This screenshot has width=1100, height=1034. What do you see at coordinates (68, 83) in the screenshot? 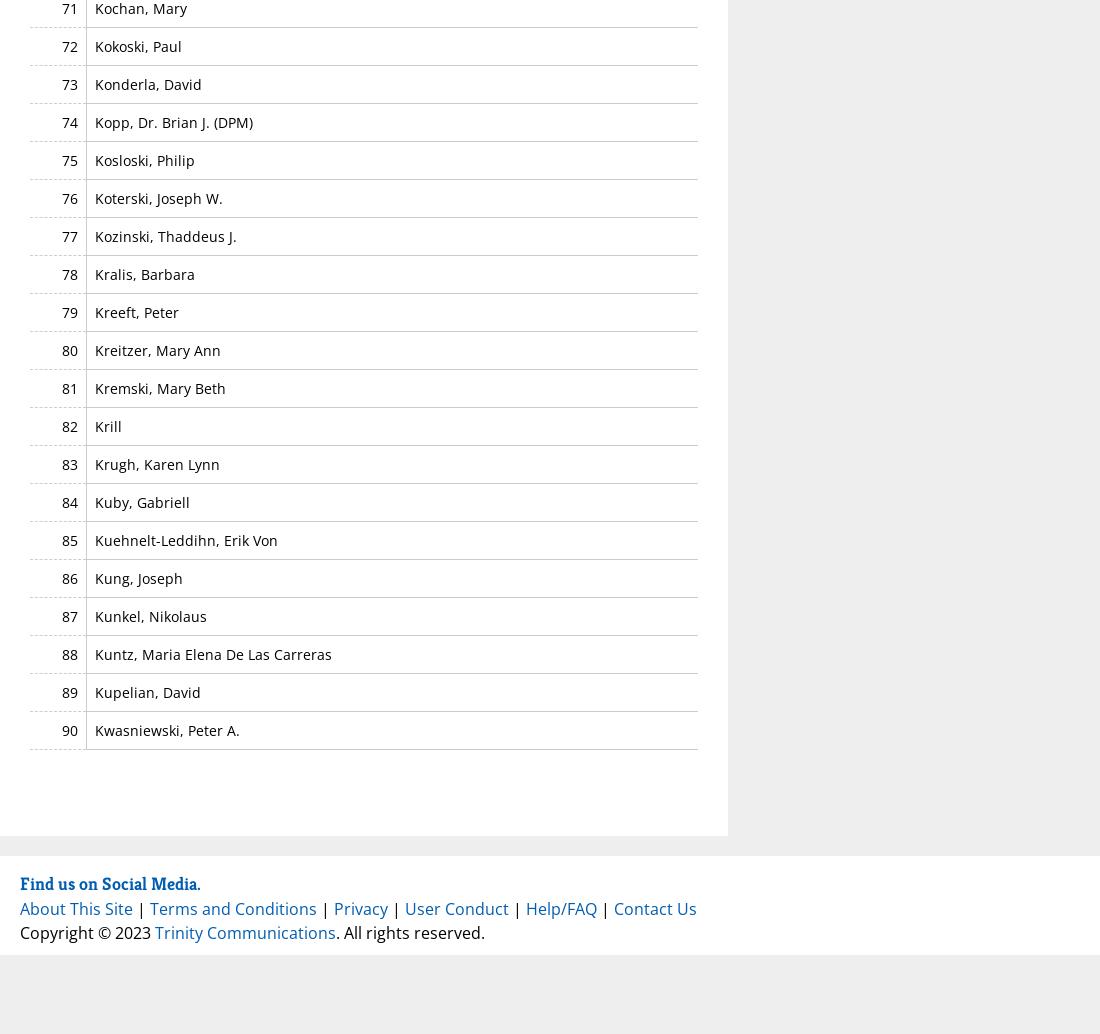
I see `'73'` at bounding box center [68, 83].